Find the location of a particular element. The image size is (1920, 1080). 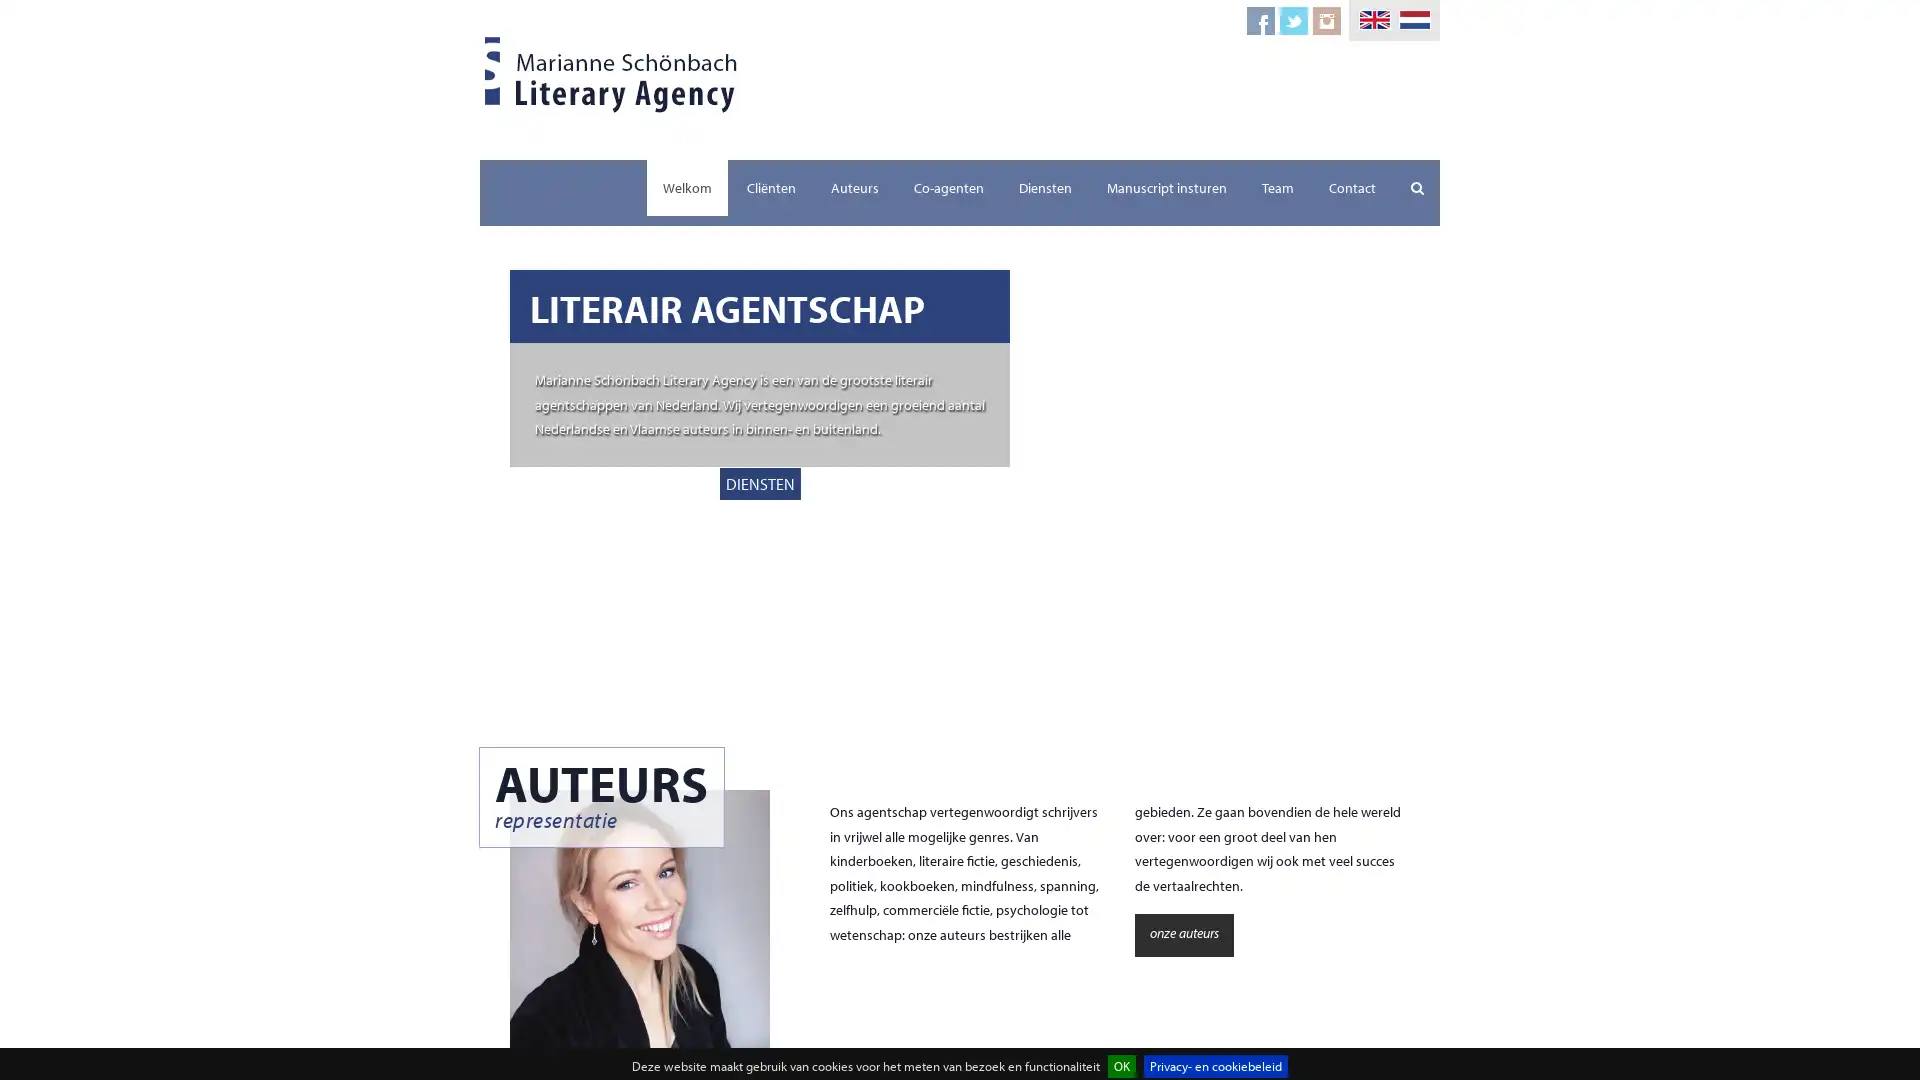

onze auteurs is located at coordinates (1183, 935).